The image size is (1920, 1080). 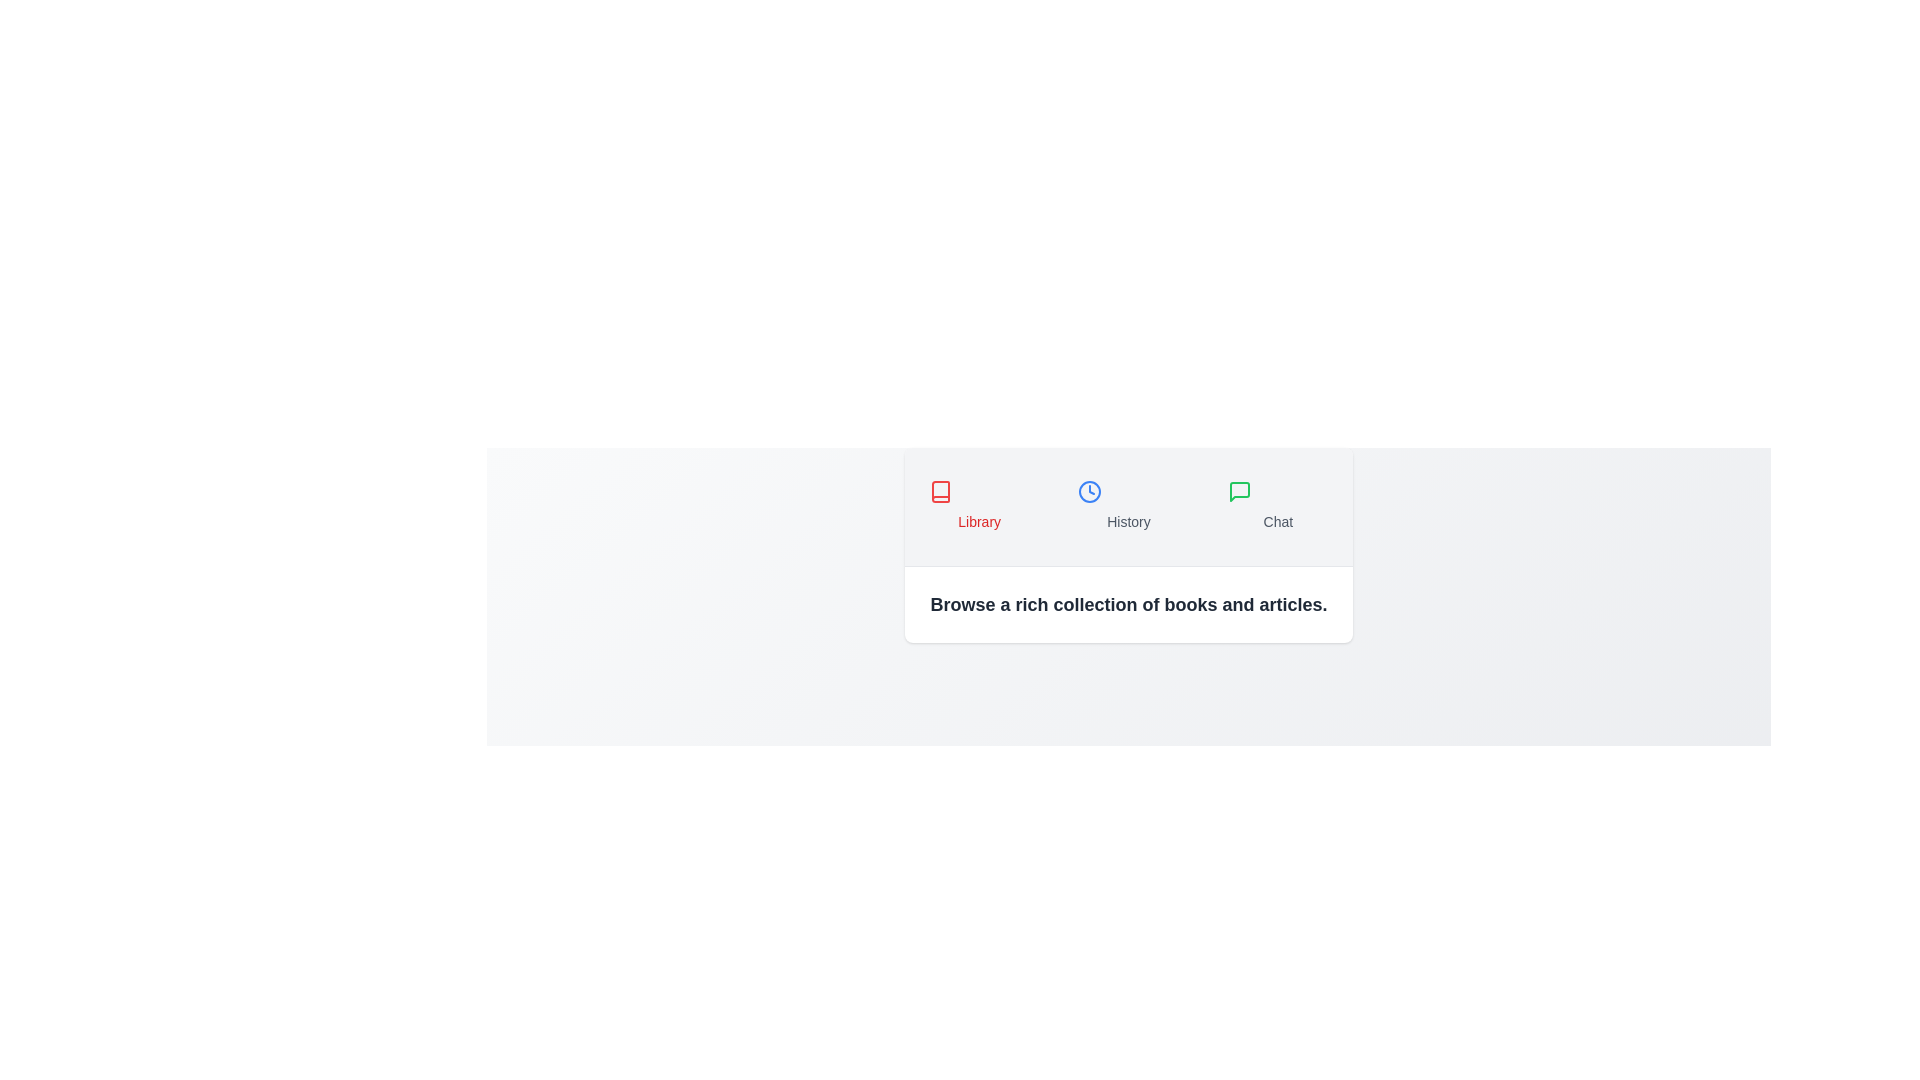 I want to click on the History tab, so click(x=1128, y=505).